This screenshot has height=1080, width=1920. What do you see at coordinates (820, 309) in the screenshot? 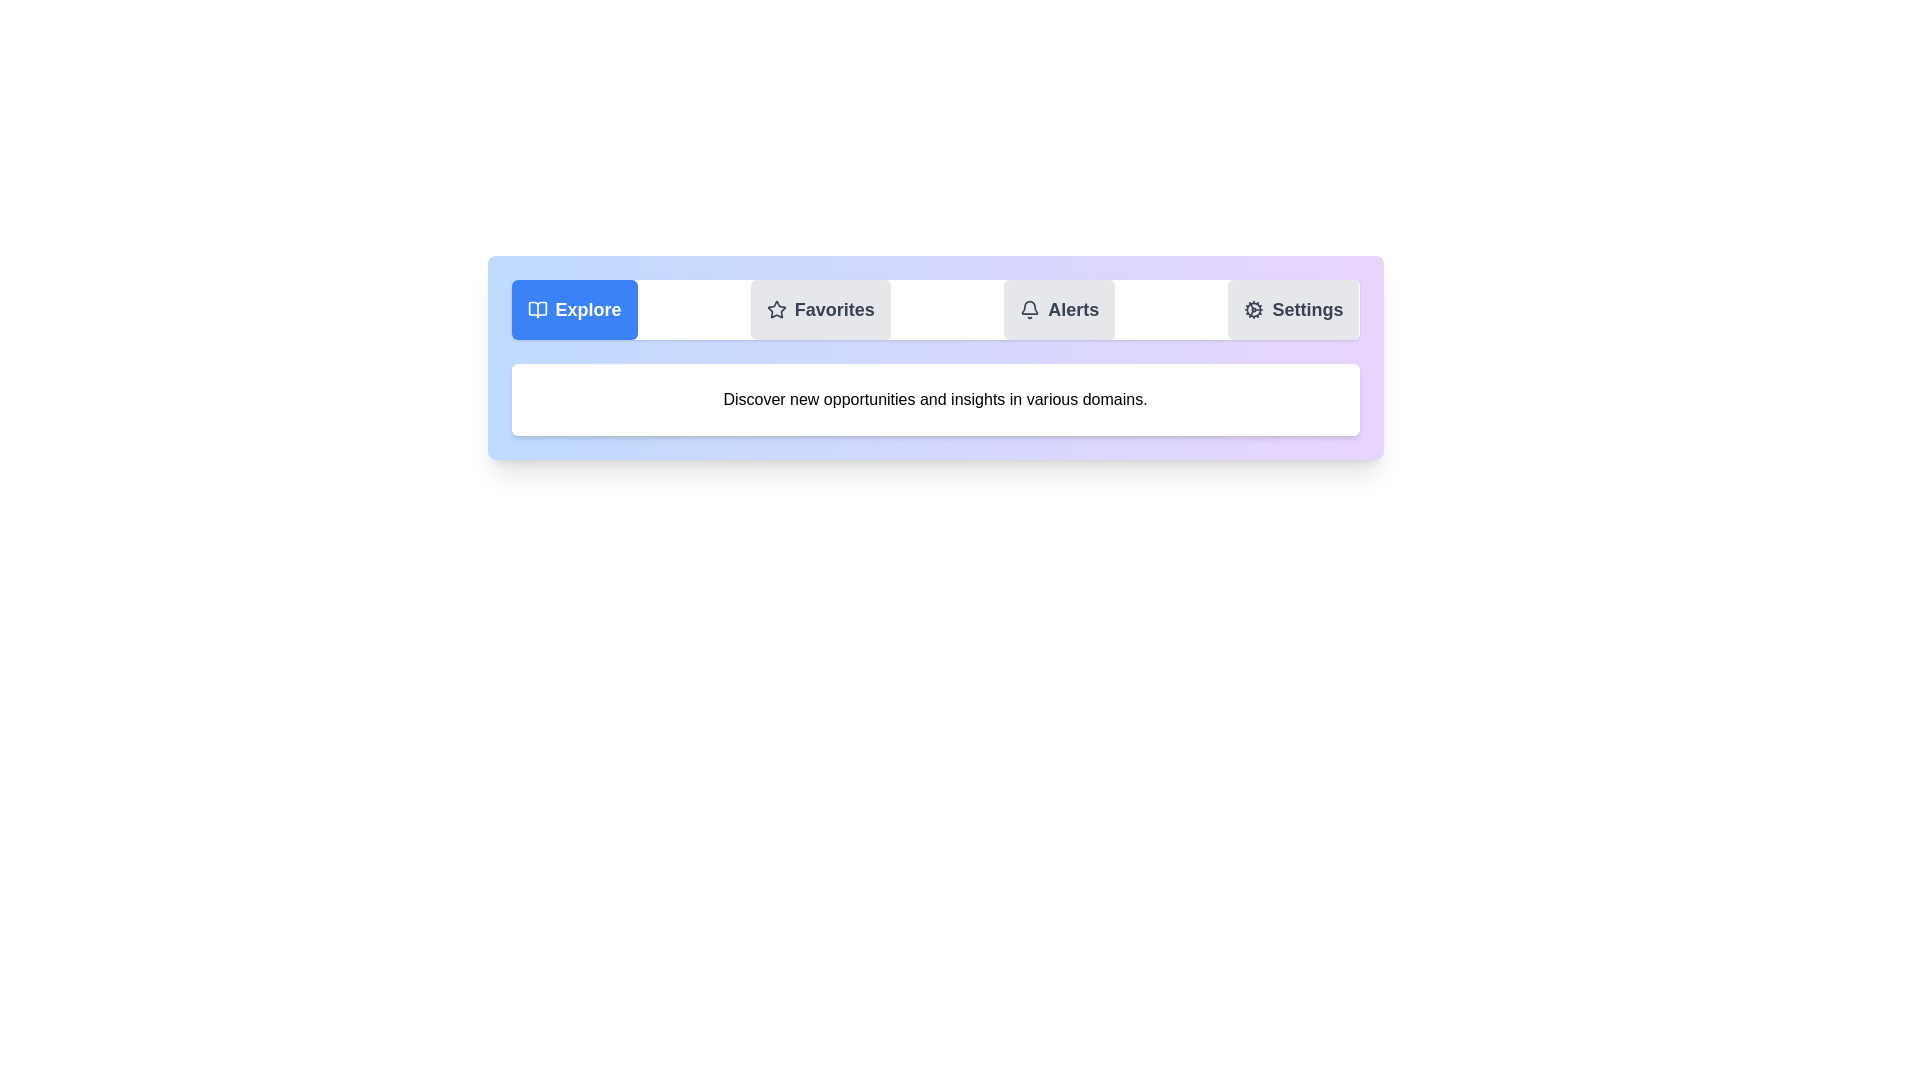
I see `the tab labeled Favorites` at bounding box center [820, 309].